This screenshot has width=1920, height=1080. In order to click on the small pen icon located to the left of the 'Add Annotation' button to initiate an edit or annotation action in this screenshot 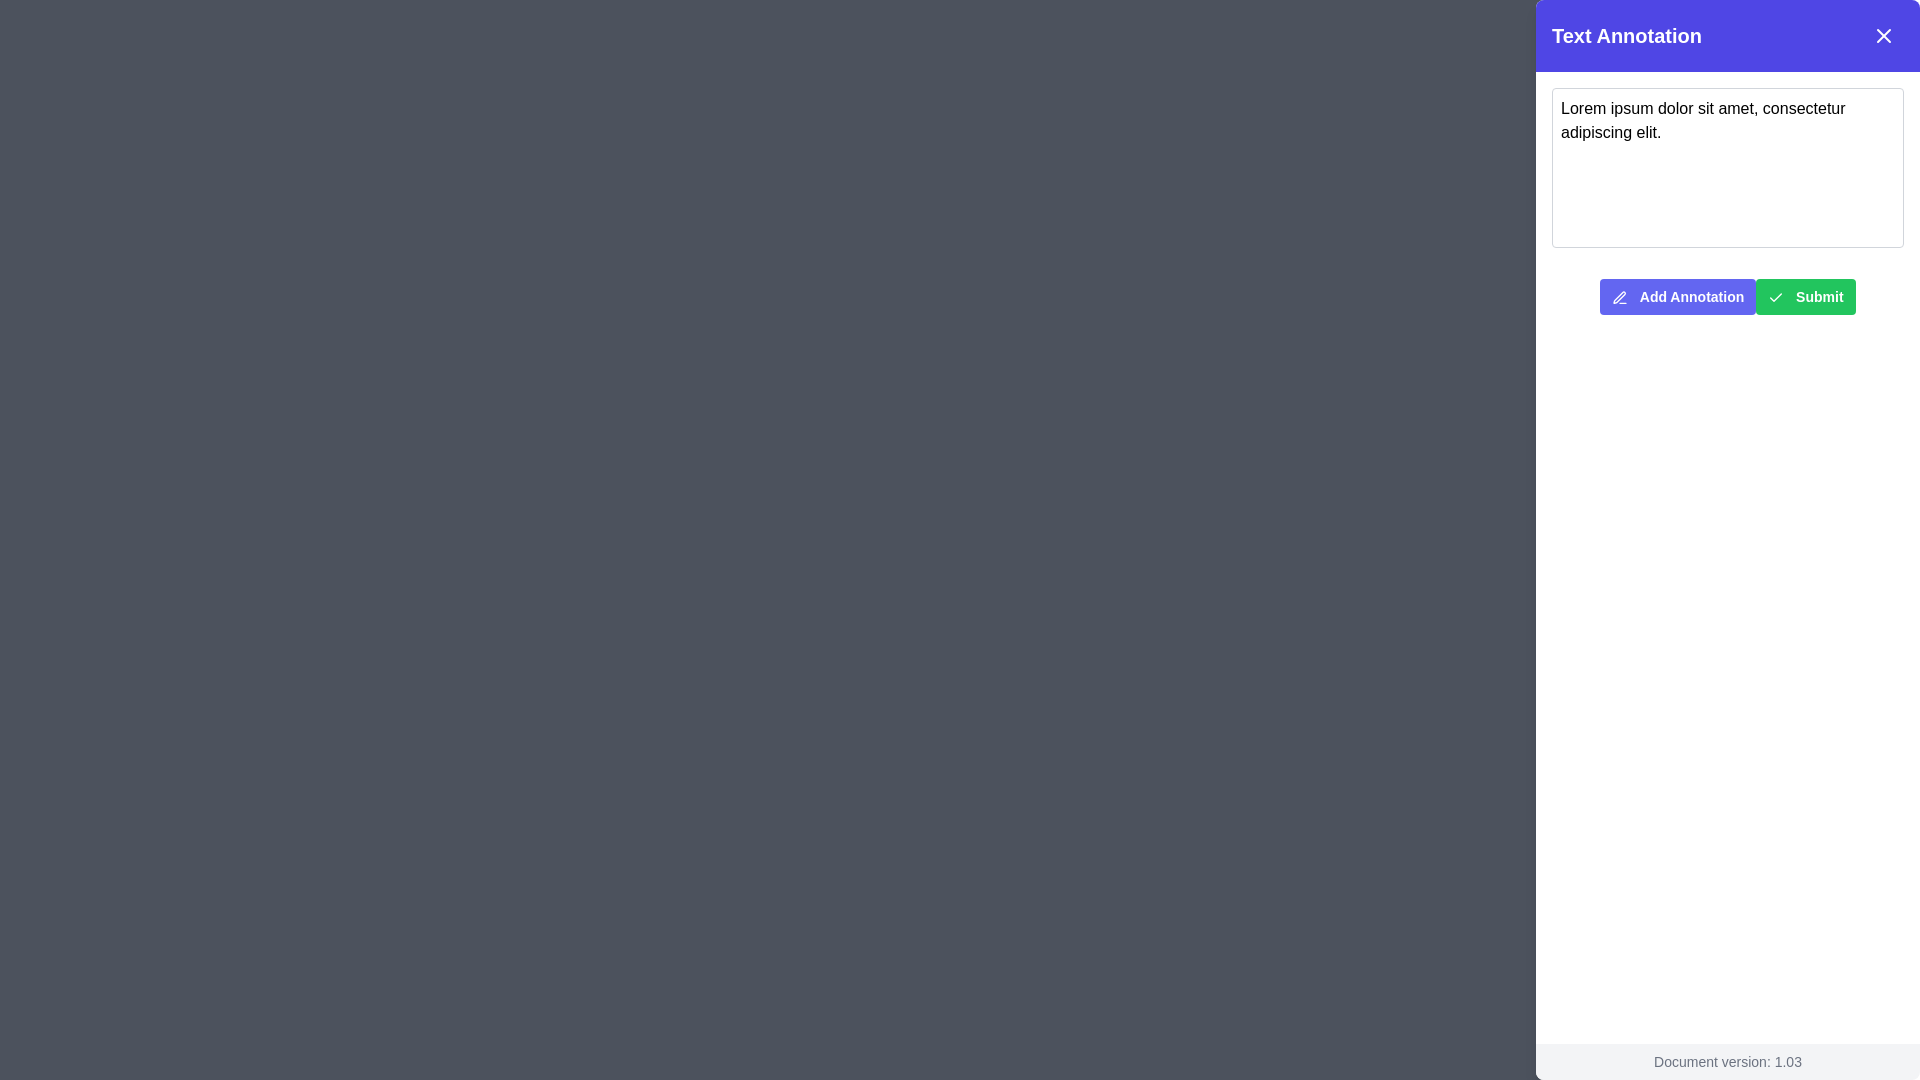, I will do `click(1620, 298)`.